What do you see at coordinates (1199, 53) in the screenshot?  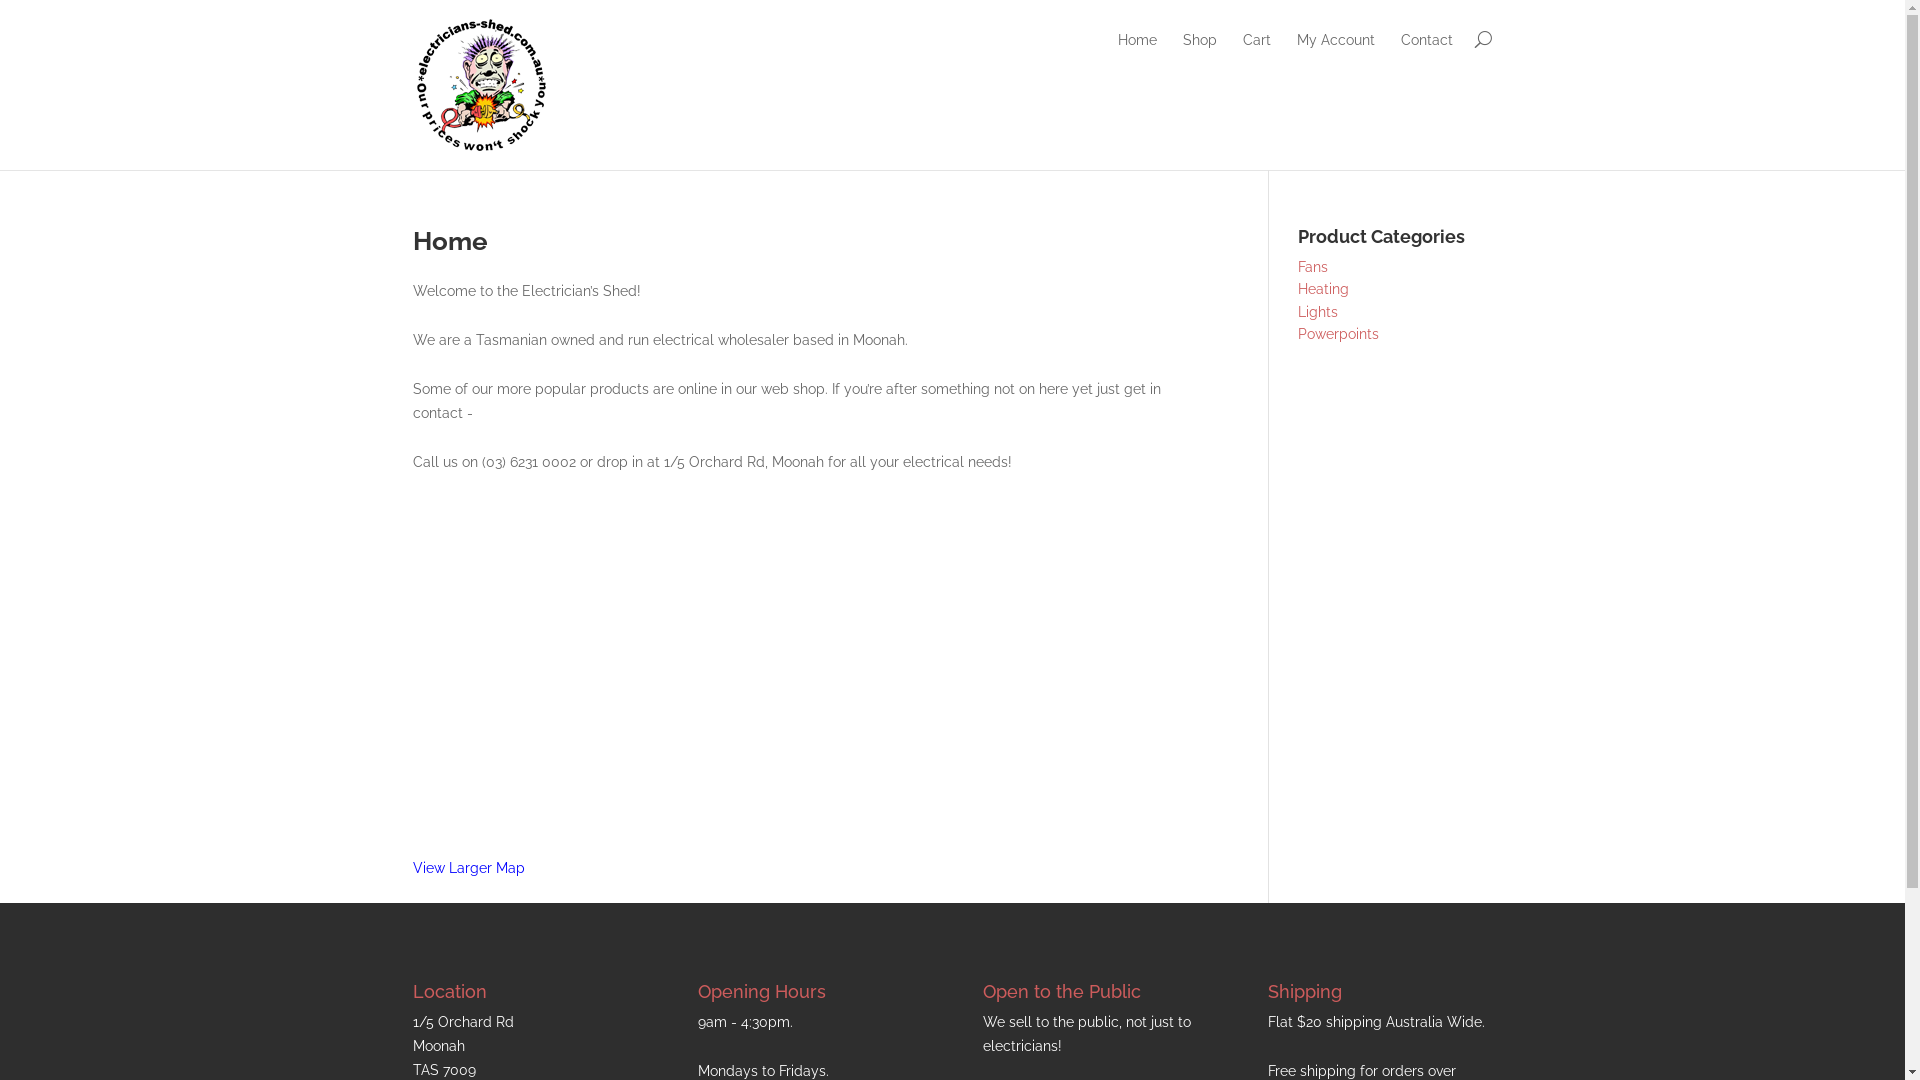 I see `'Shop'` at bounding box center [1199, 53].